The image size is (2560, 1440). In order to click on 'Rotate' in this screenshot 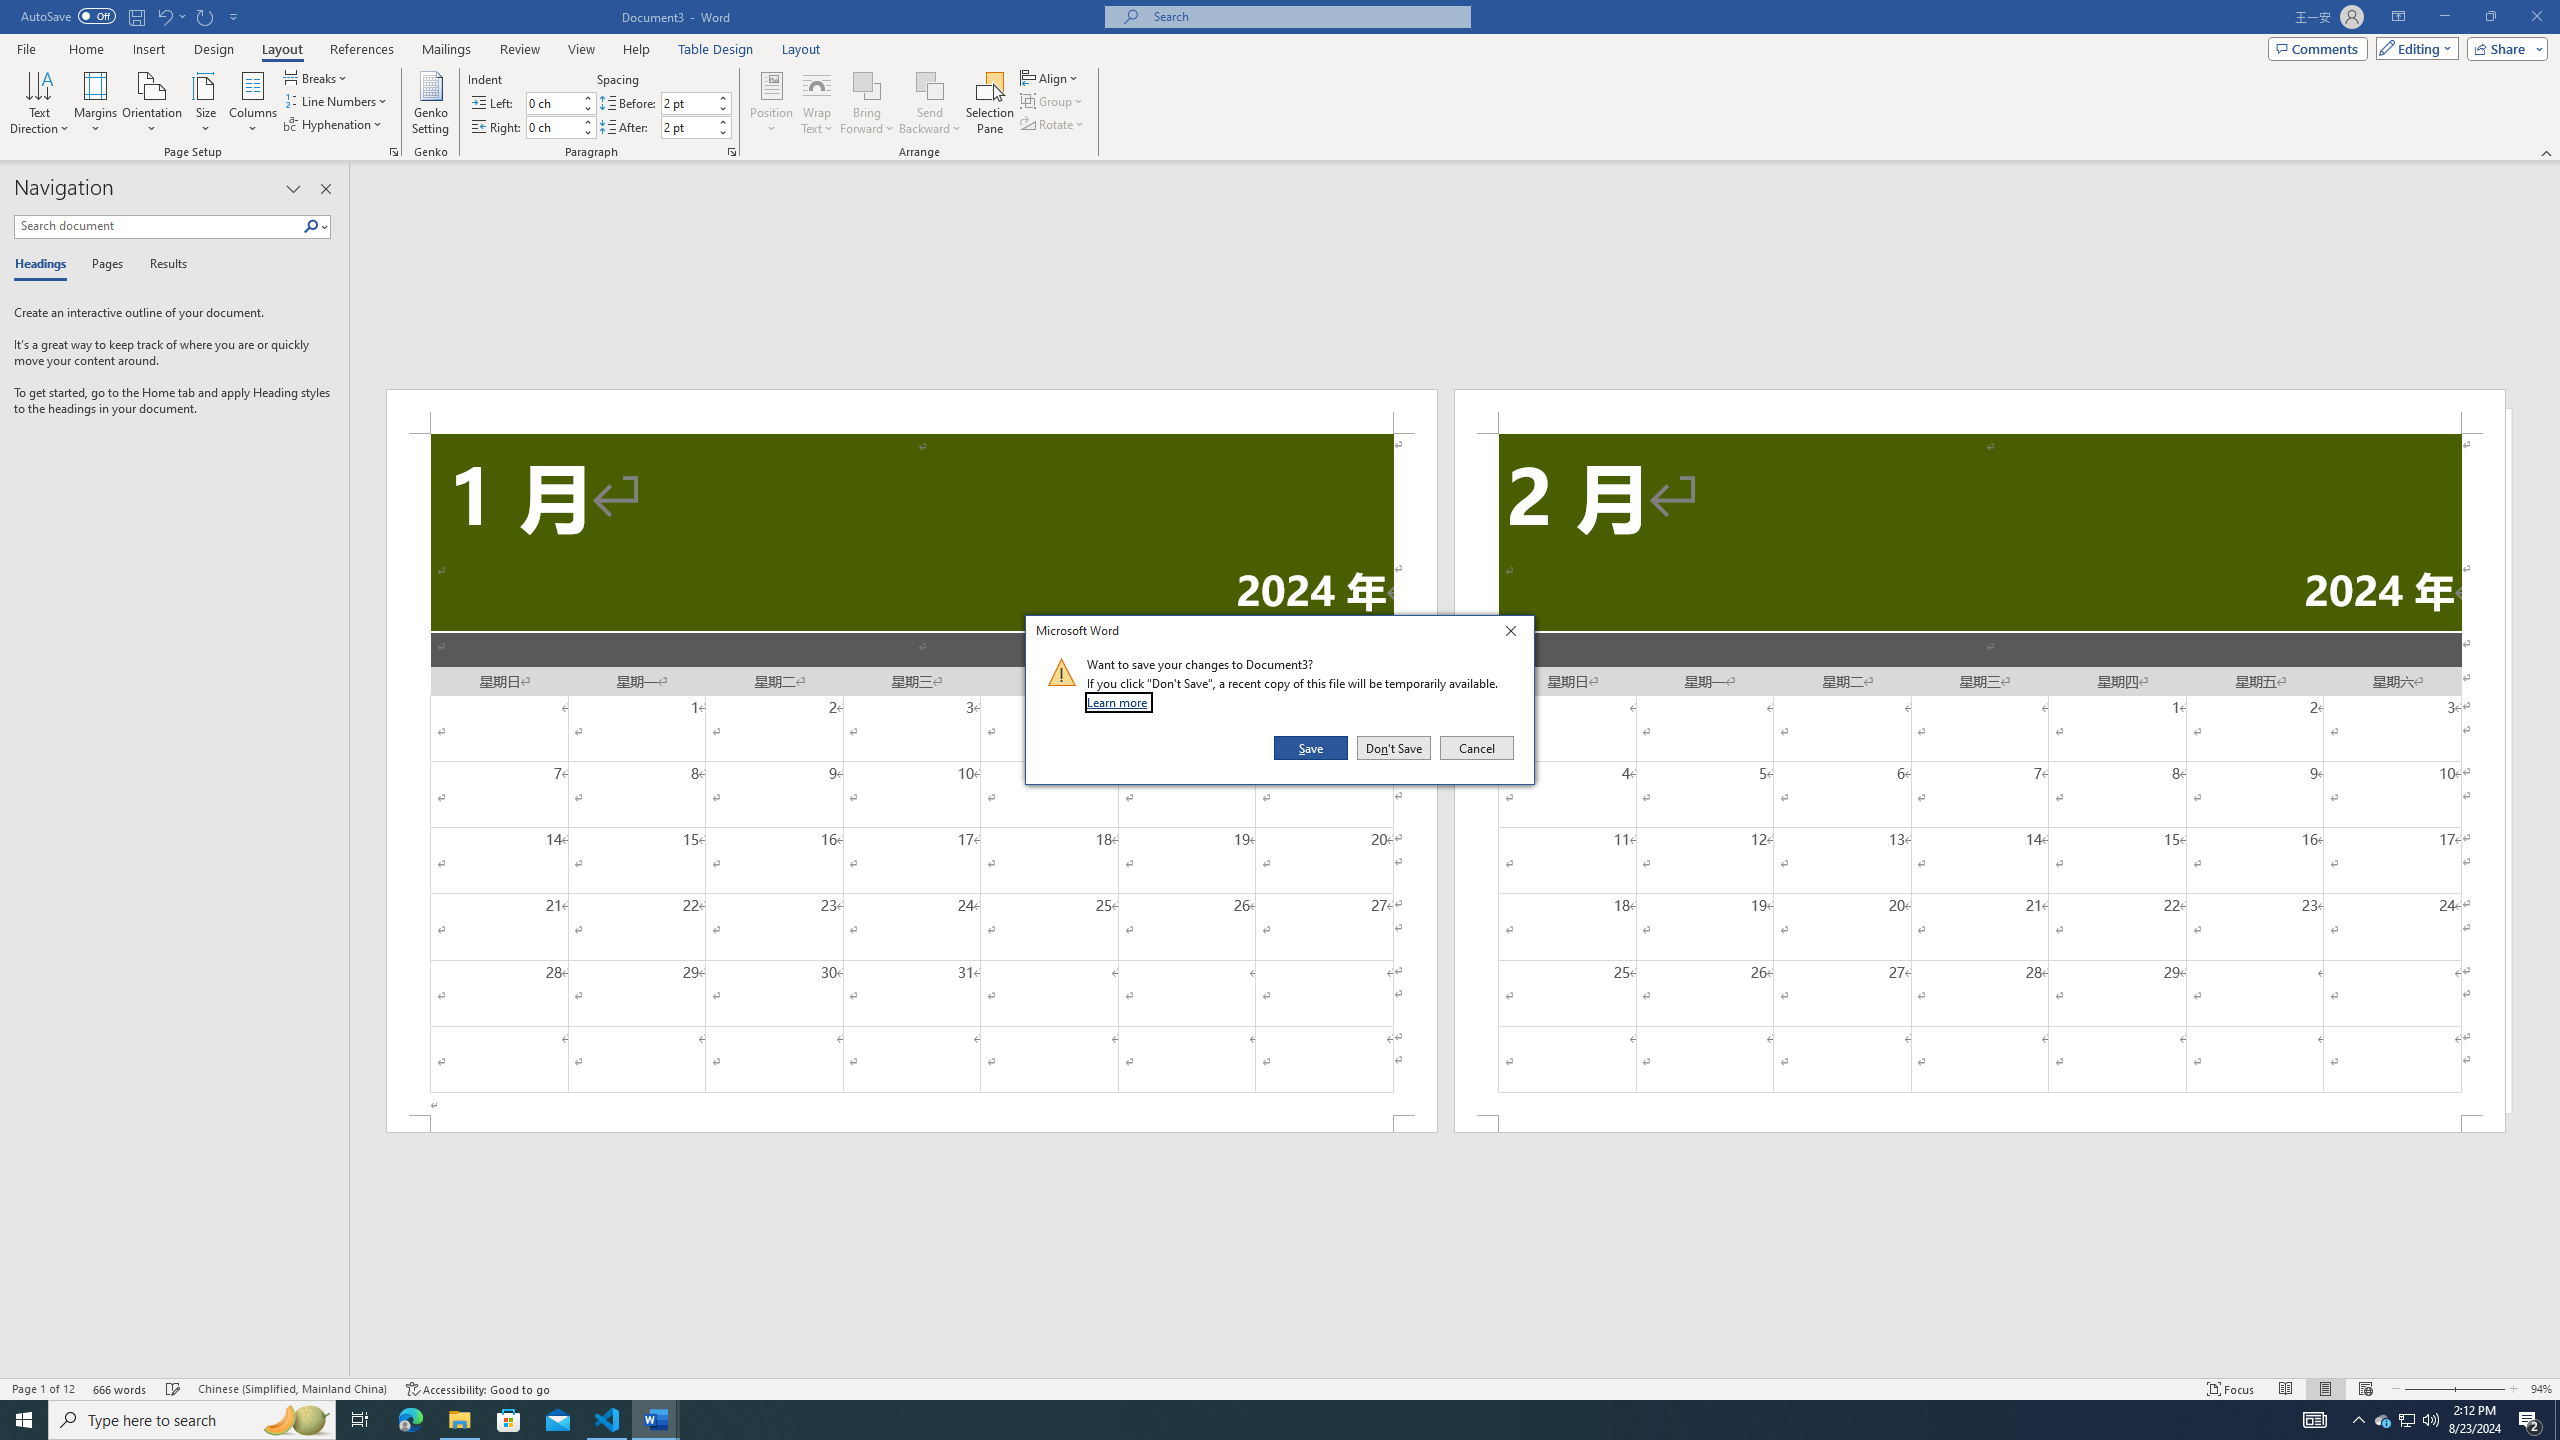, I will do `click(1052, 122)`.